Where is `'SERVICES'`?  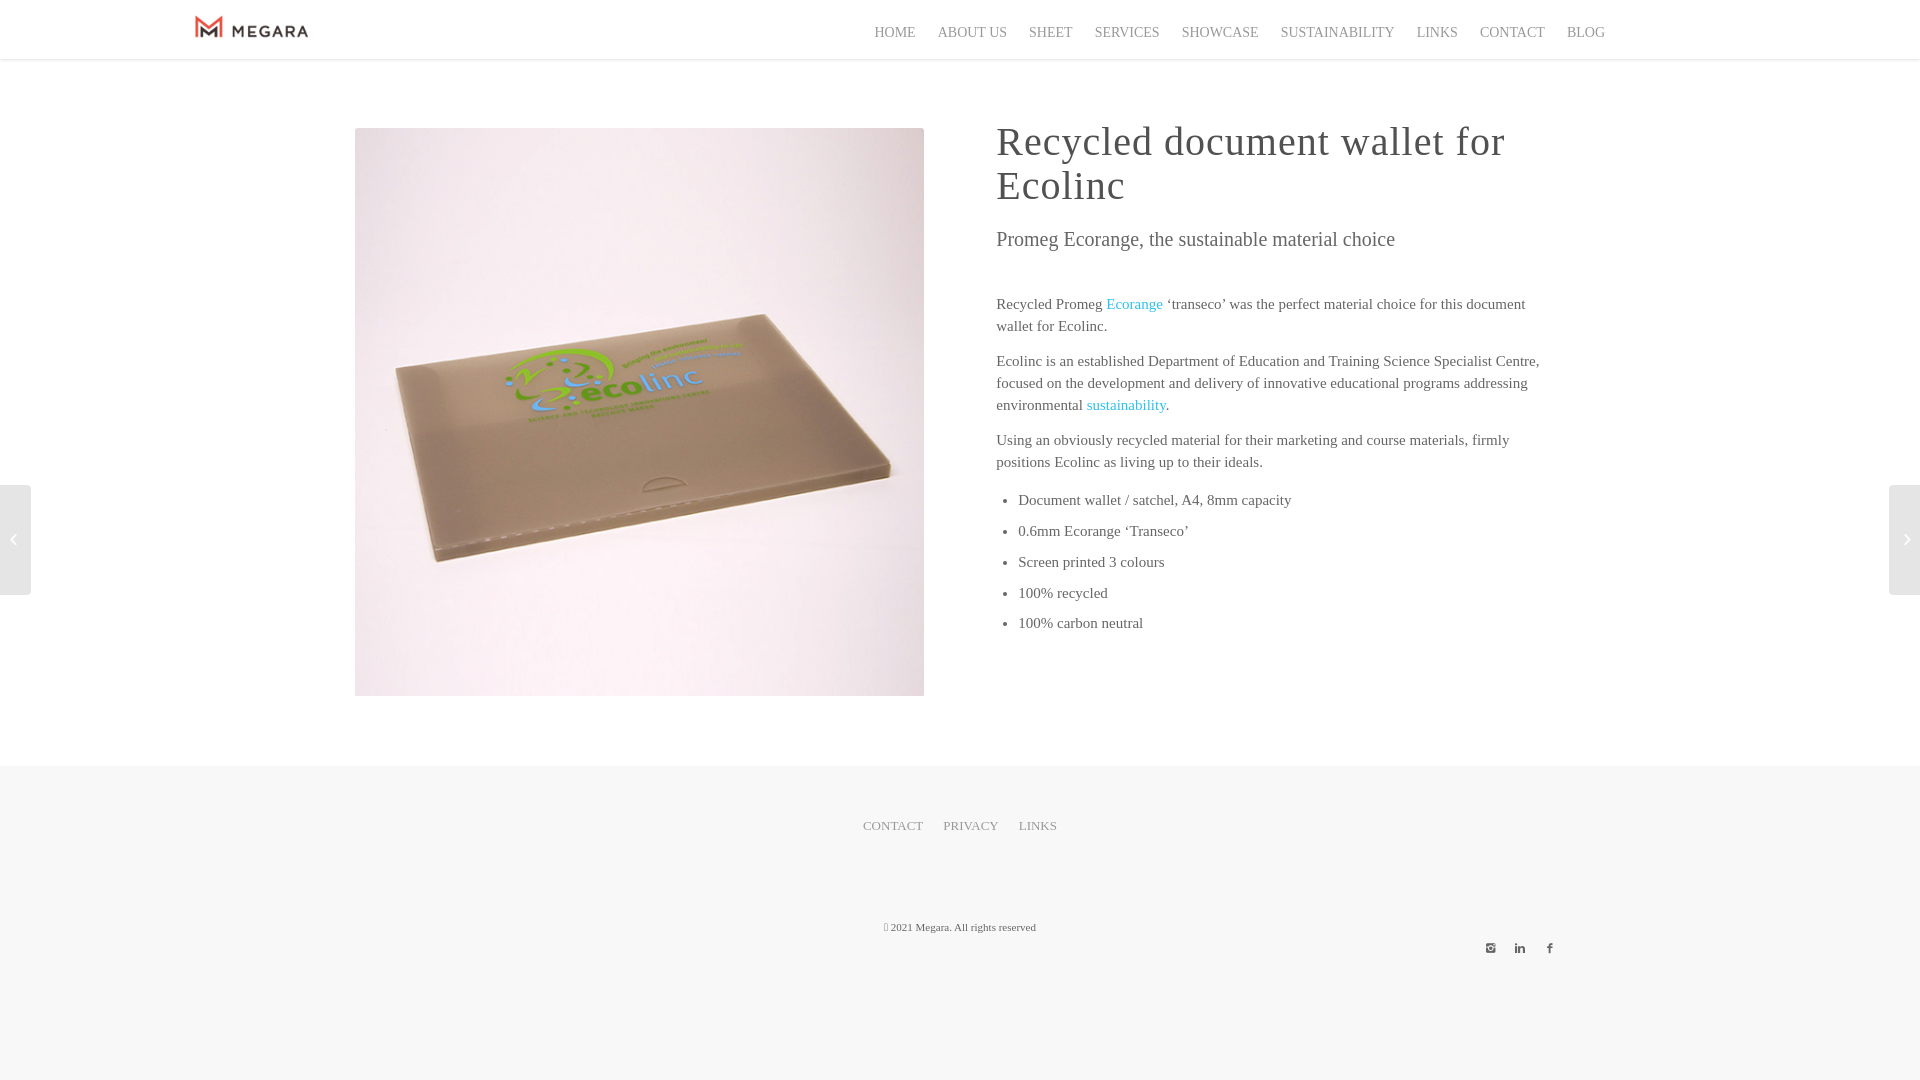 'SERVICES' is located at coordinates (1126, 29).